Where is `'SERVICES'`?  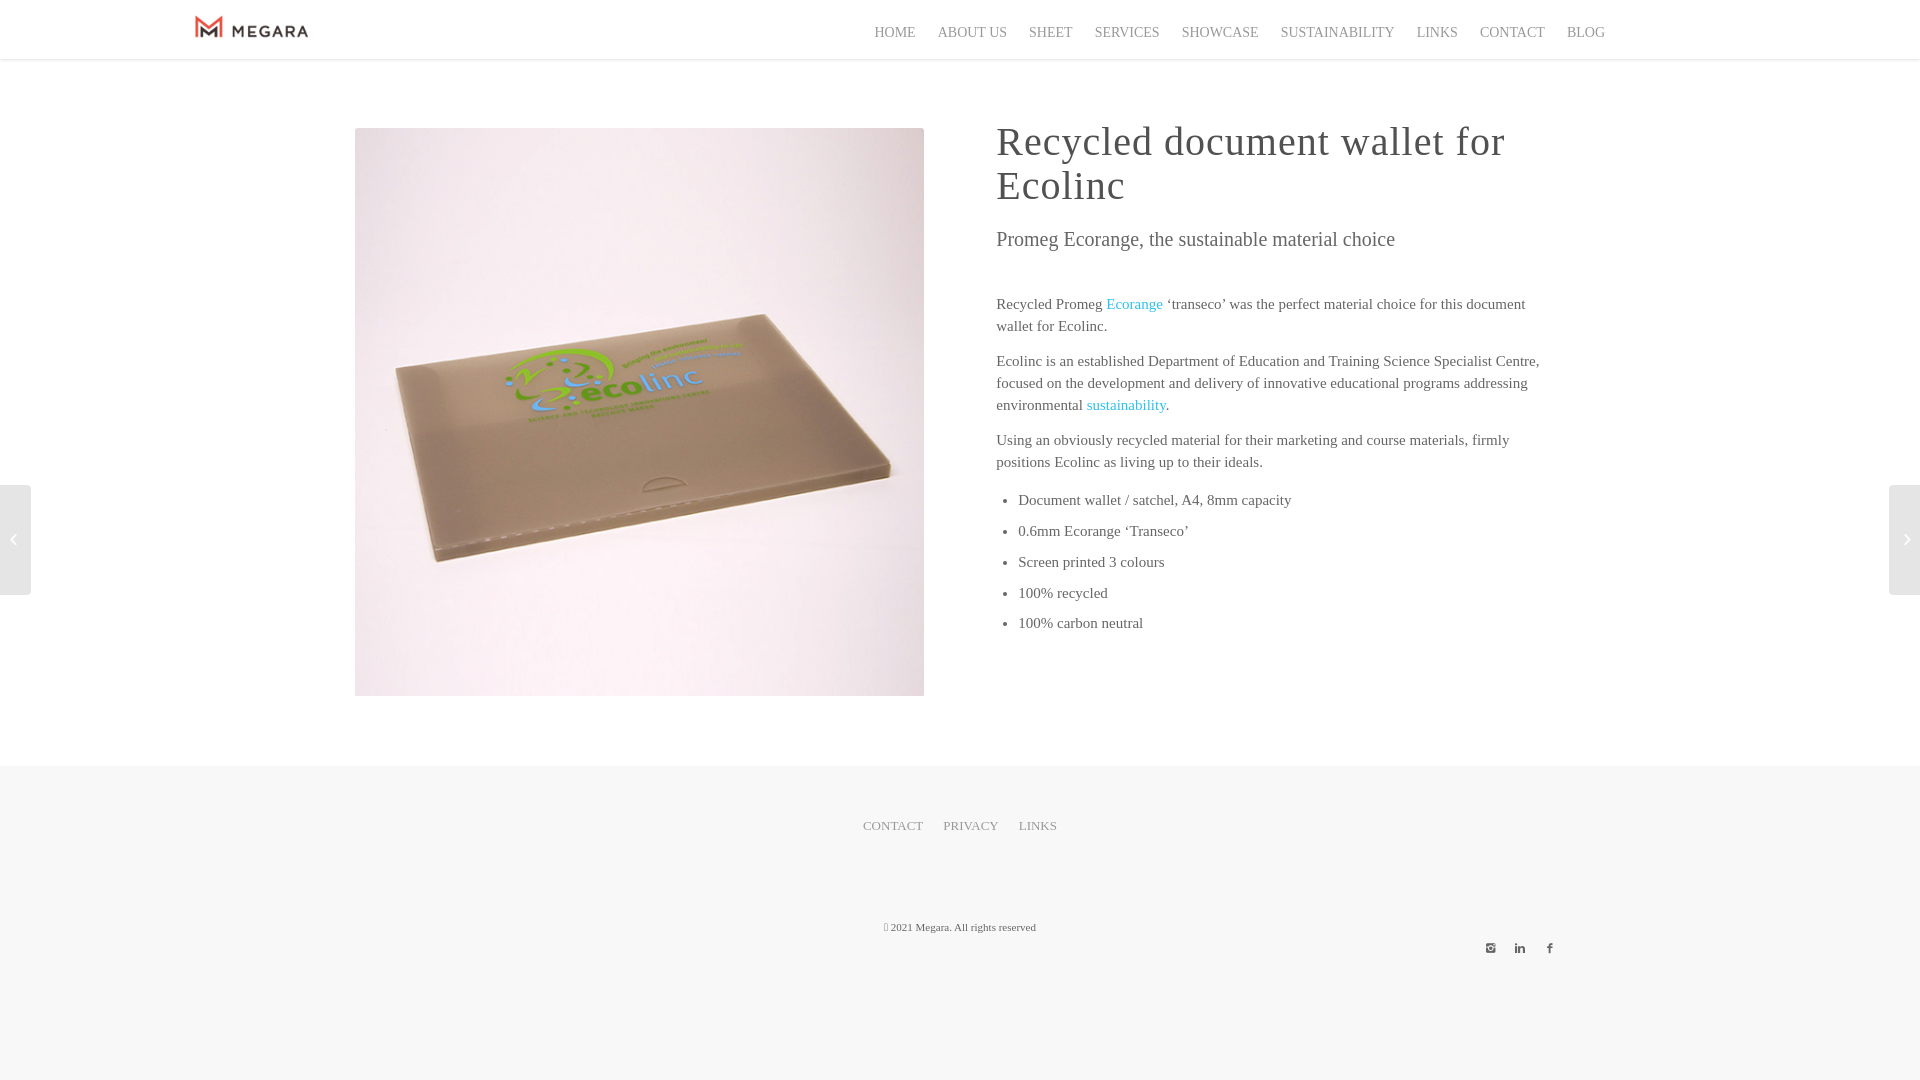 'SERVICES' is located at coordinates (1126, 29).